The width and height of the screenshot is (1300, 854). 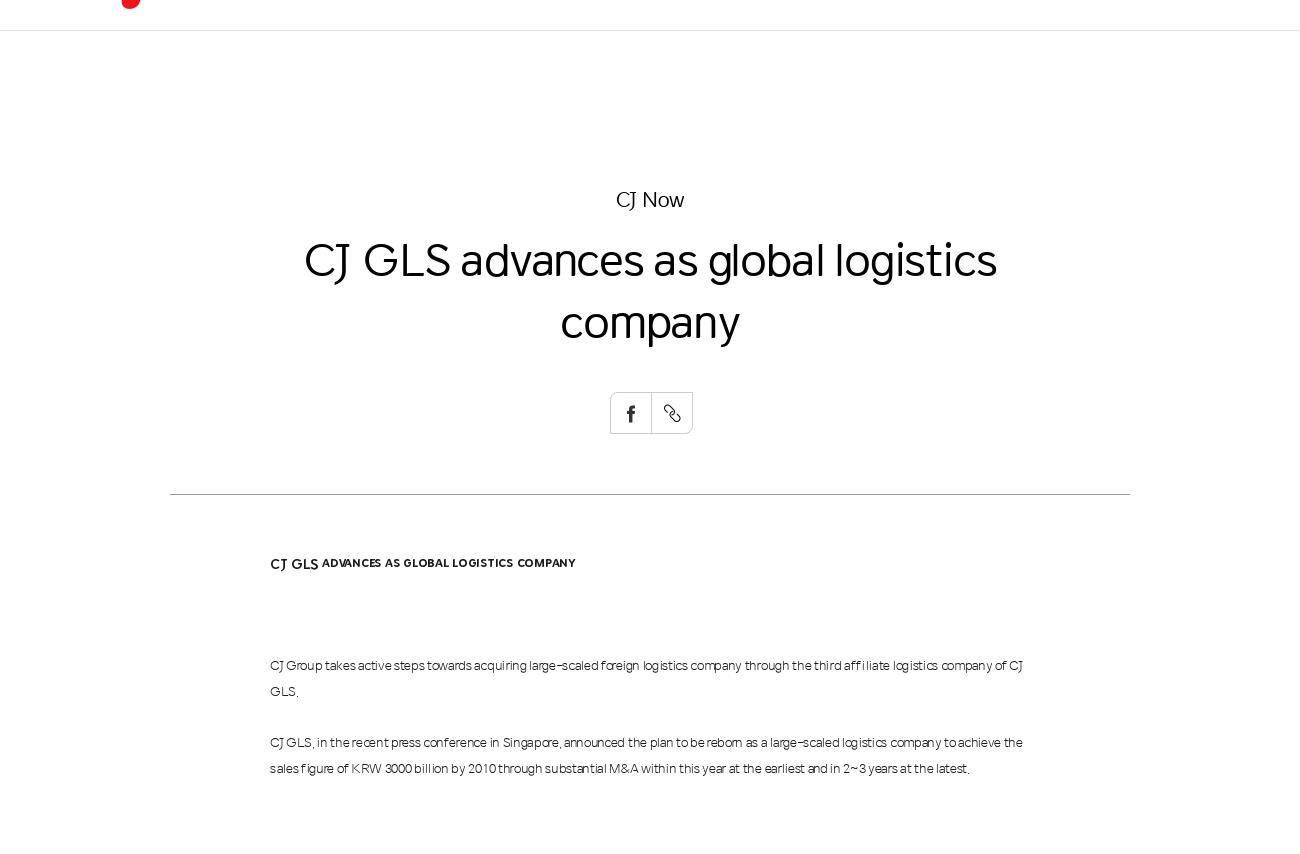 What do you see at coordinates (1011, 119) in the screenshot?
I see `'Job Openings'` at bounding box center [1011, 119].